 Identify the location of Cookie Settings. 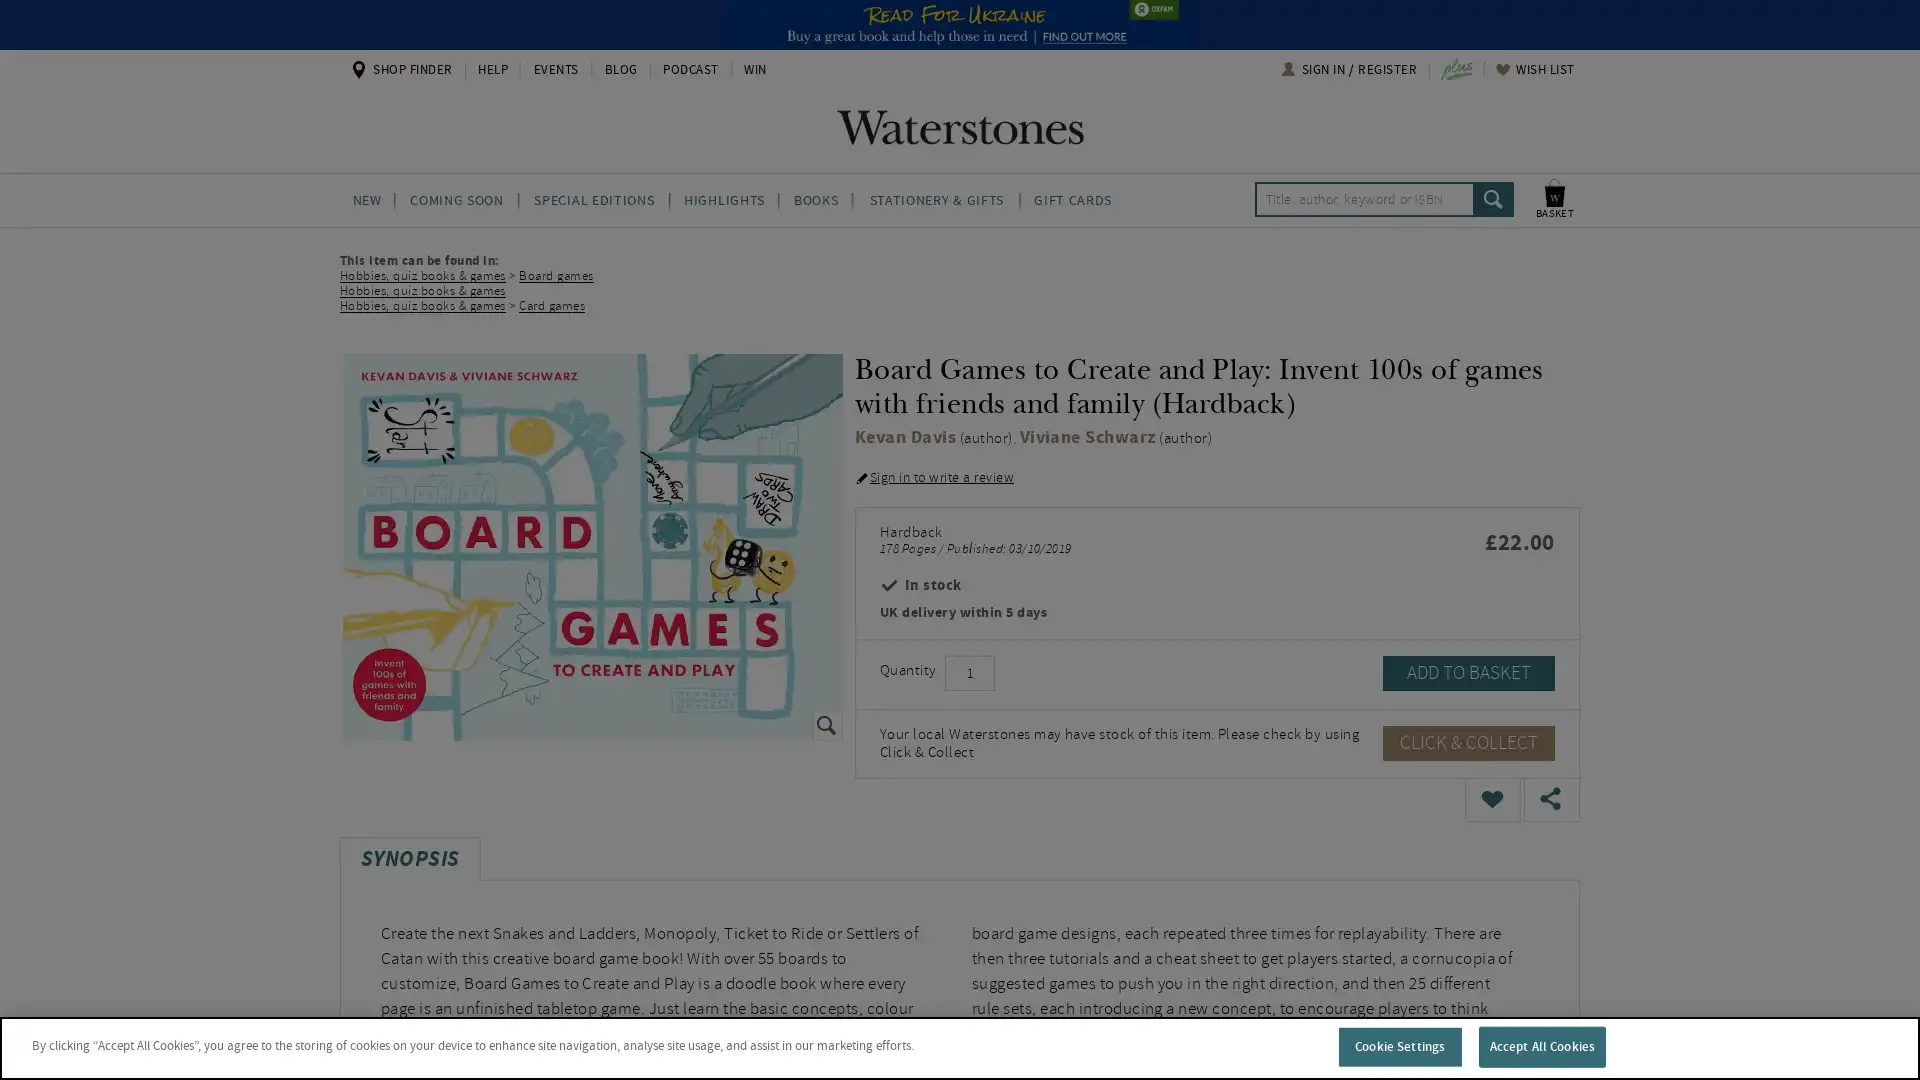
(1398, 1045).